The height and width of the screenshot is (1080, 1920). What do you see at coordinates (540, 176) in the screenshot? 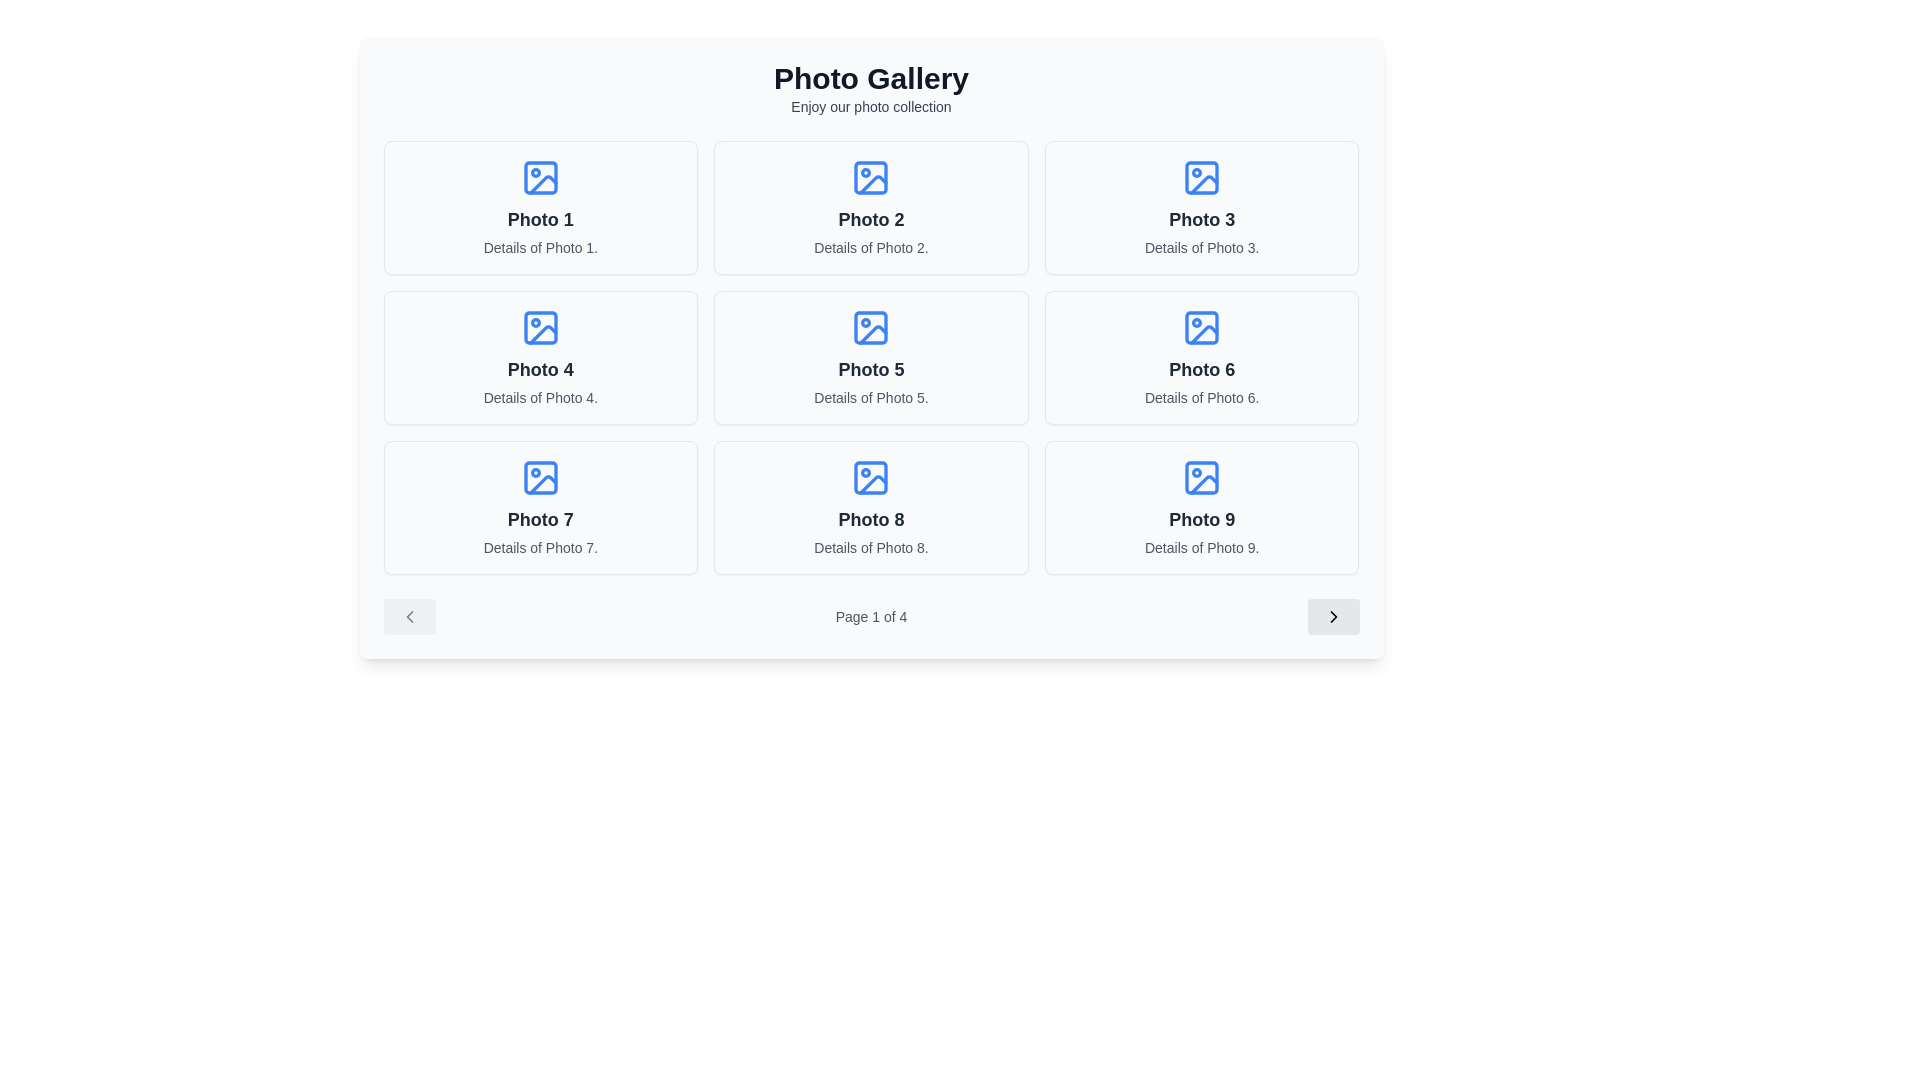
I see `the blue SVG icon representing an image with a mountain and sun design, located at the top-left corner of the grid layout, which is part of the 'Photo 1' group` at bounding box center [540, 176].